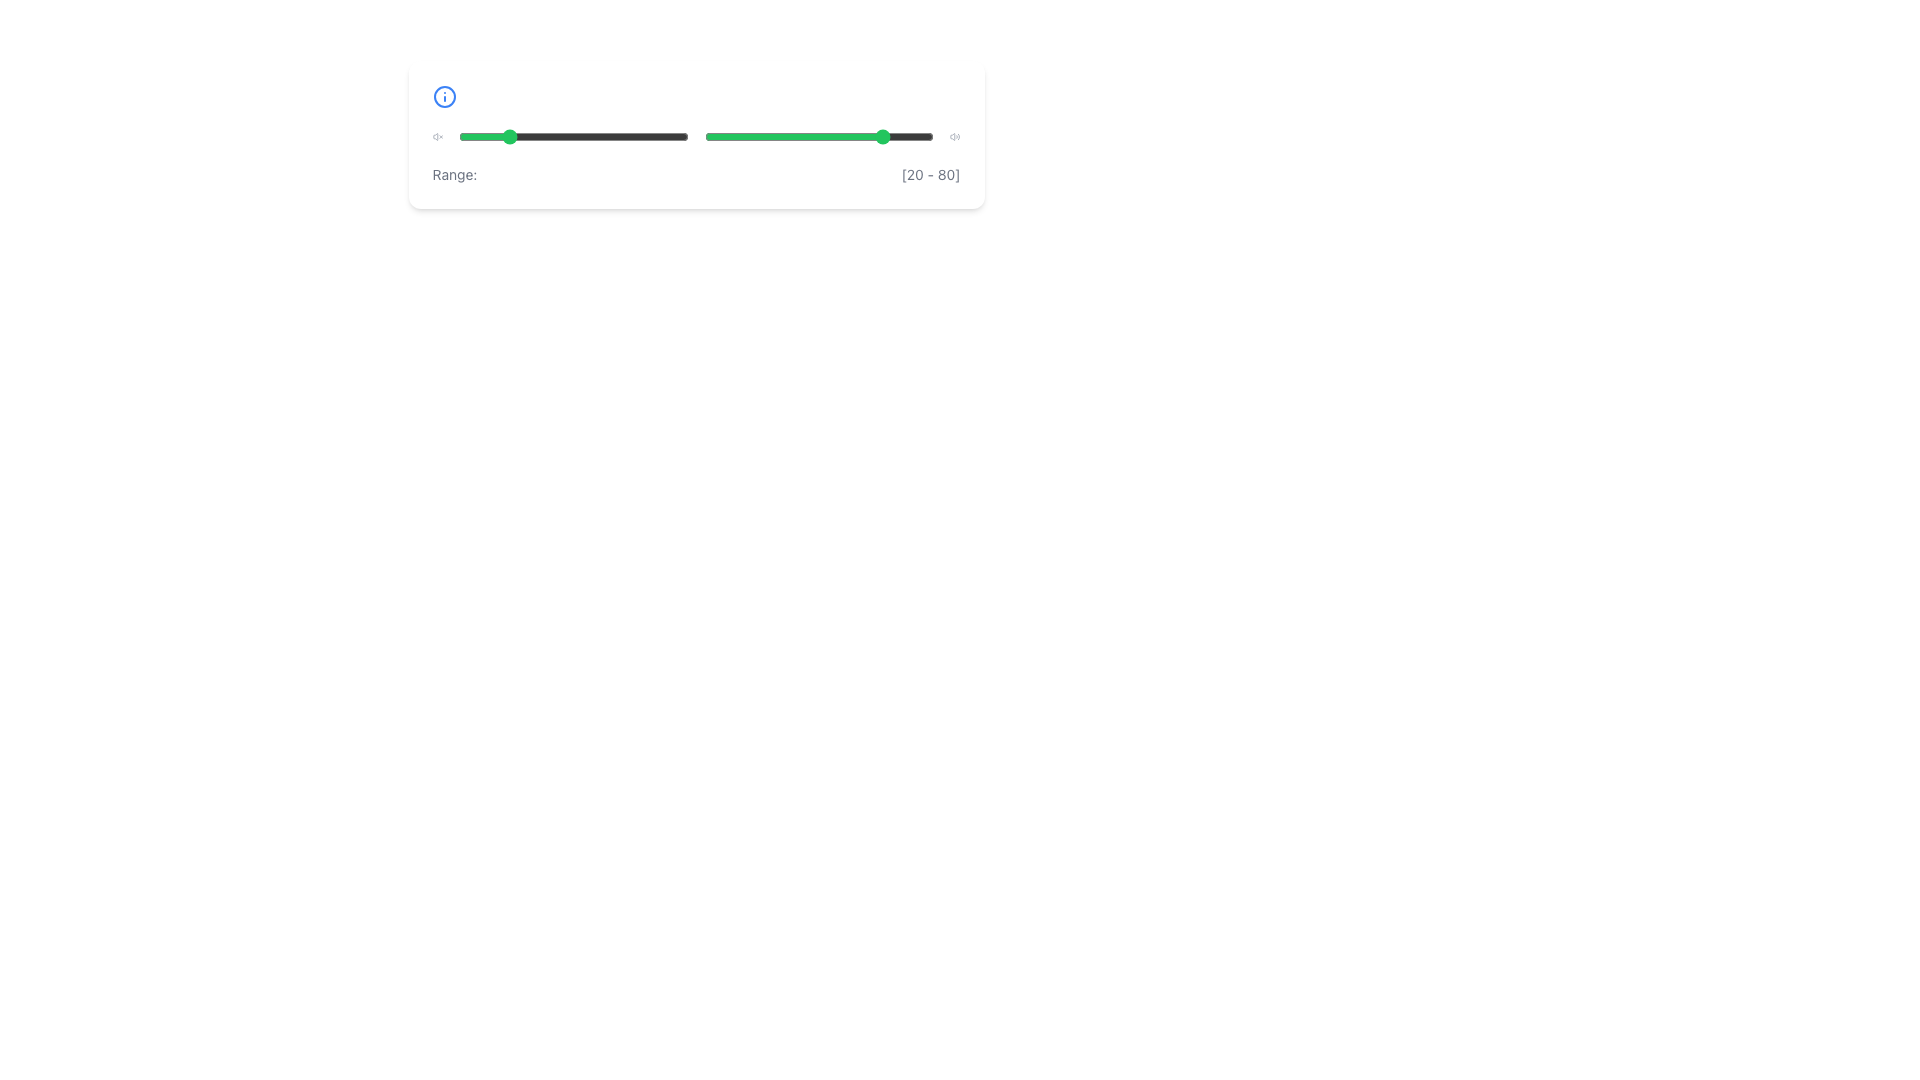  What do you see at coordinates (722, 136) in the screenshot?
I see `the slider value` at bounding box center [722, 136].